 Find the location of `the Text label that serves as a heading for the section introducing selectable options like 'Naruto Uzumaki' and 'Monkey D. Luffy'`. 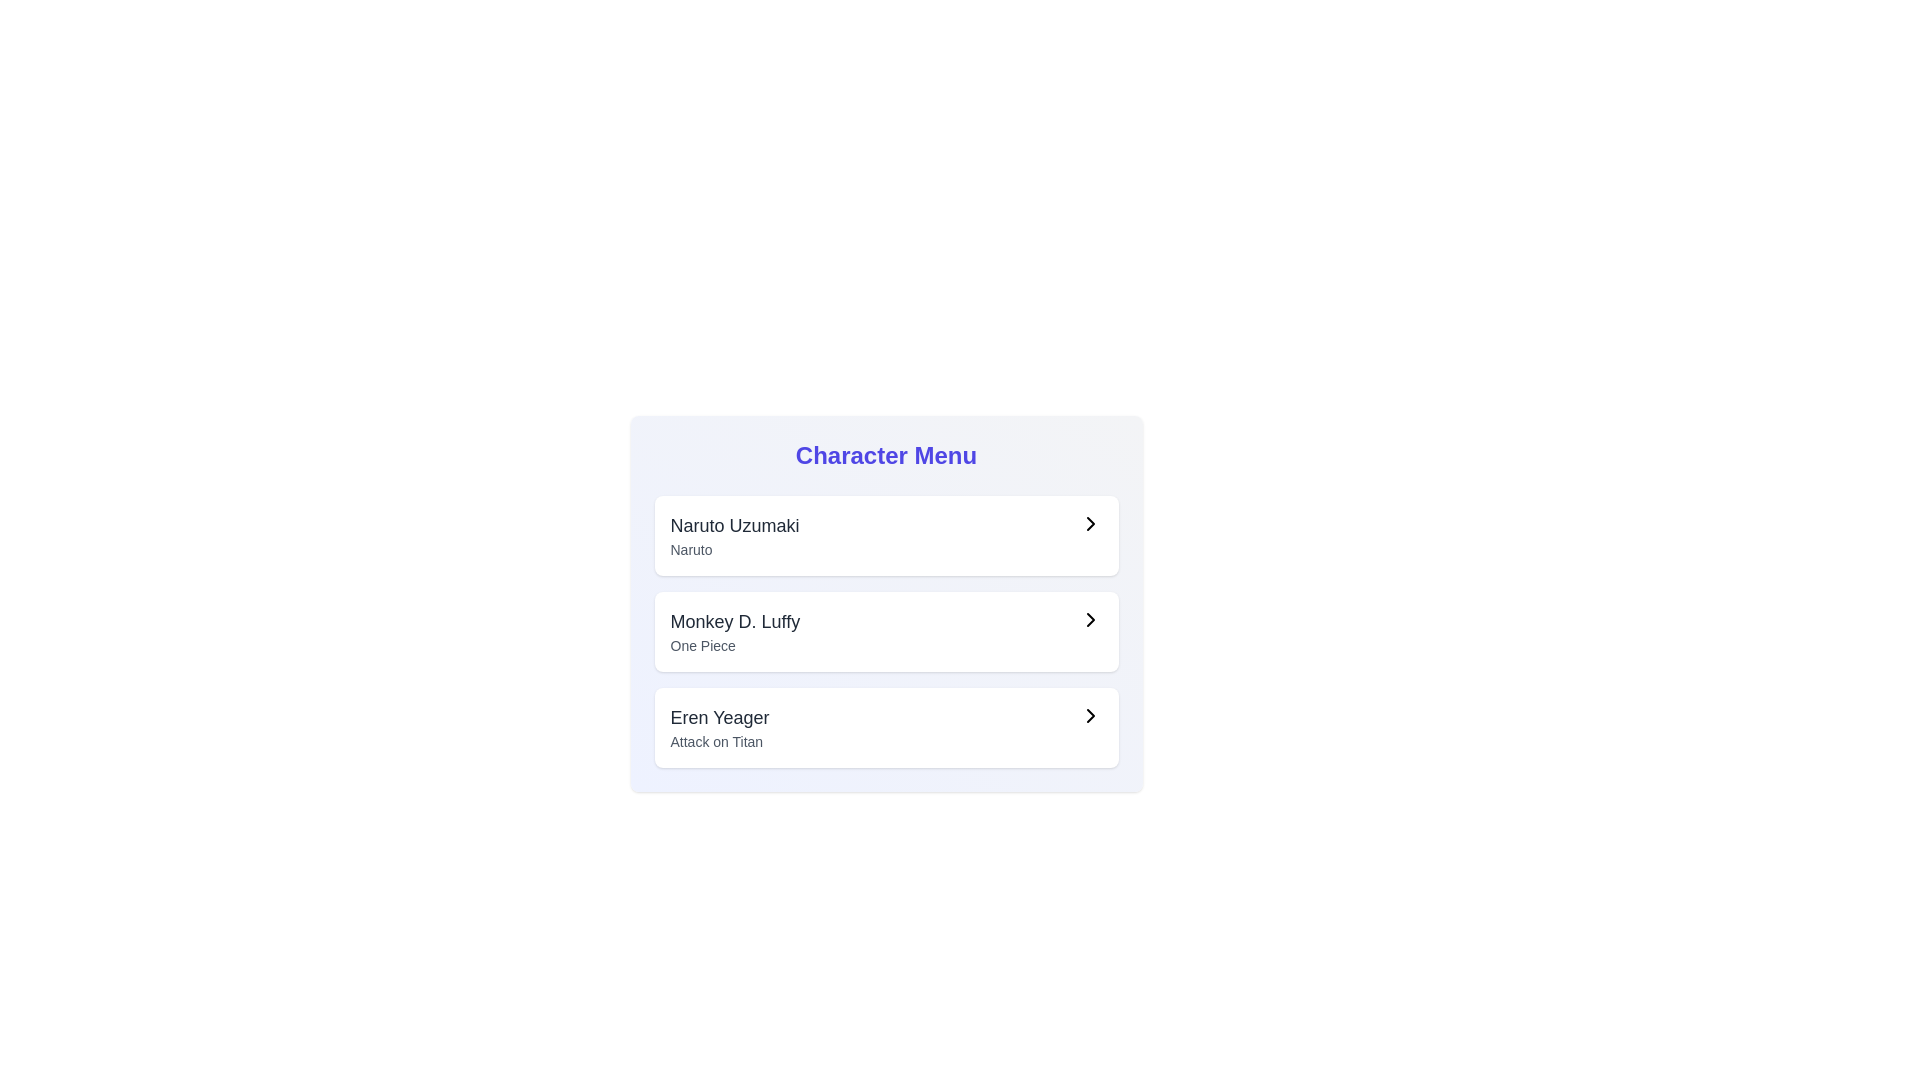

the Text label that serves as a heading for the section introducing selectable options like 'Naruto Uzumaki' and 'Monkey D. Luffy' is located at coordinates (885, 455).